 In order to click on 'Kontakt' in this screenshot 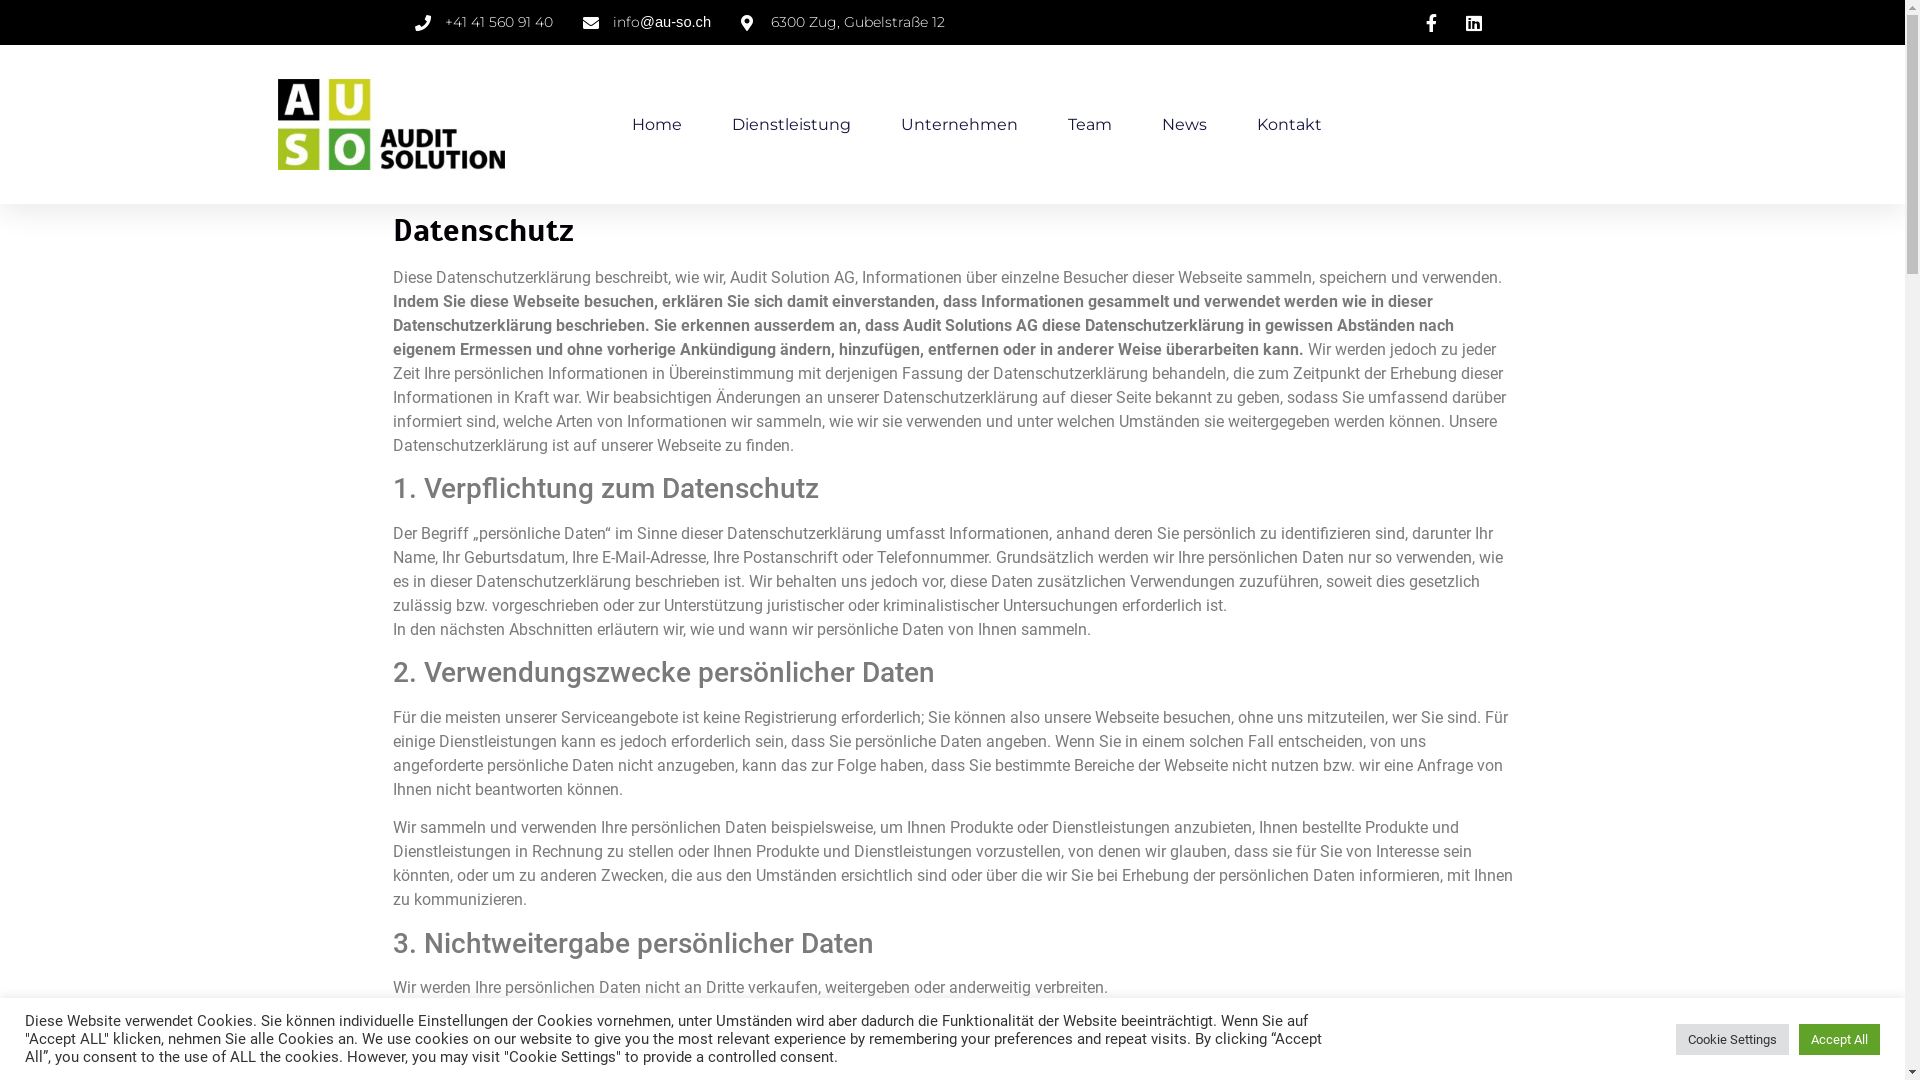, I will do `click(1288, 124)`.